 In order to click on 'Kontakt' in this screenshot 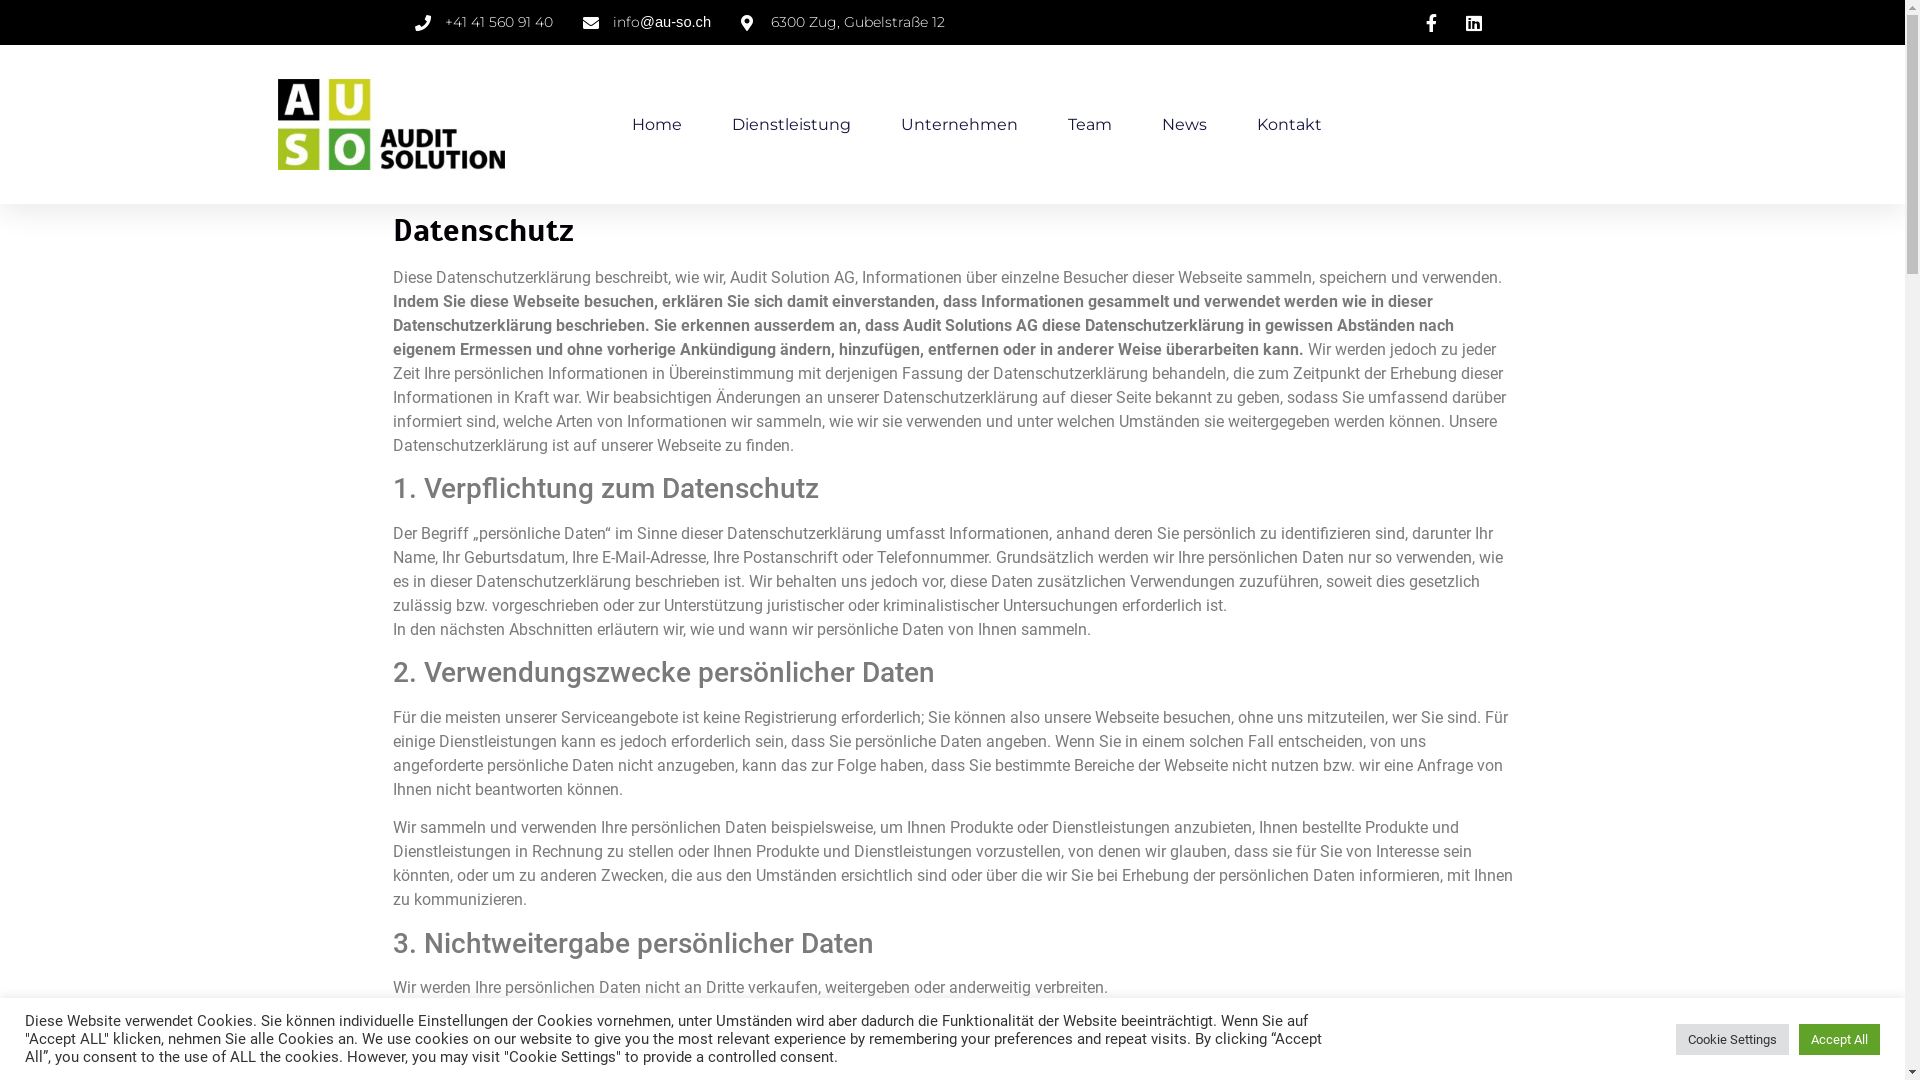, I will do `click(1288, 124)`.